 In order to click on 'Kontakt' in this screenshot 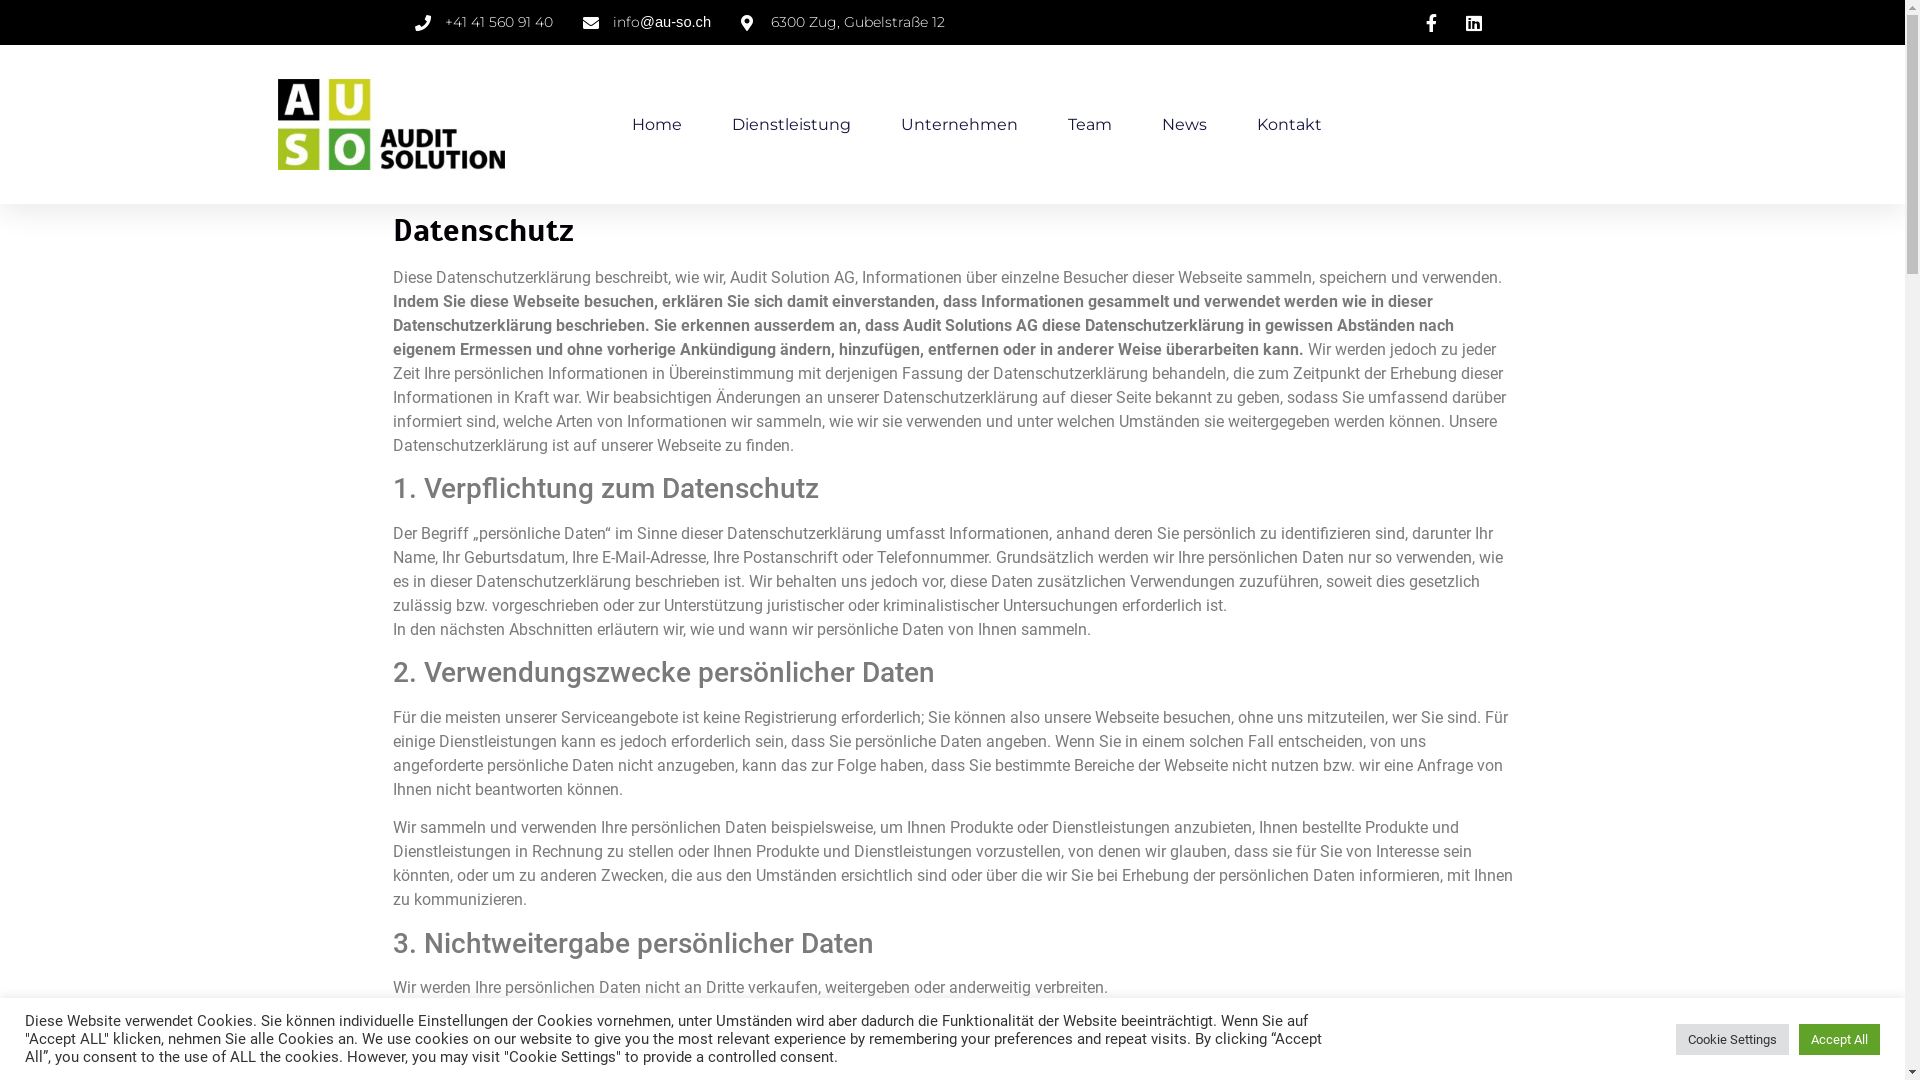, I will do `click(1288, 124)`.